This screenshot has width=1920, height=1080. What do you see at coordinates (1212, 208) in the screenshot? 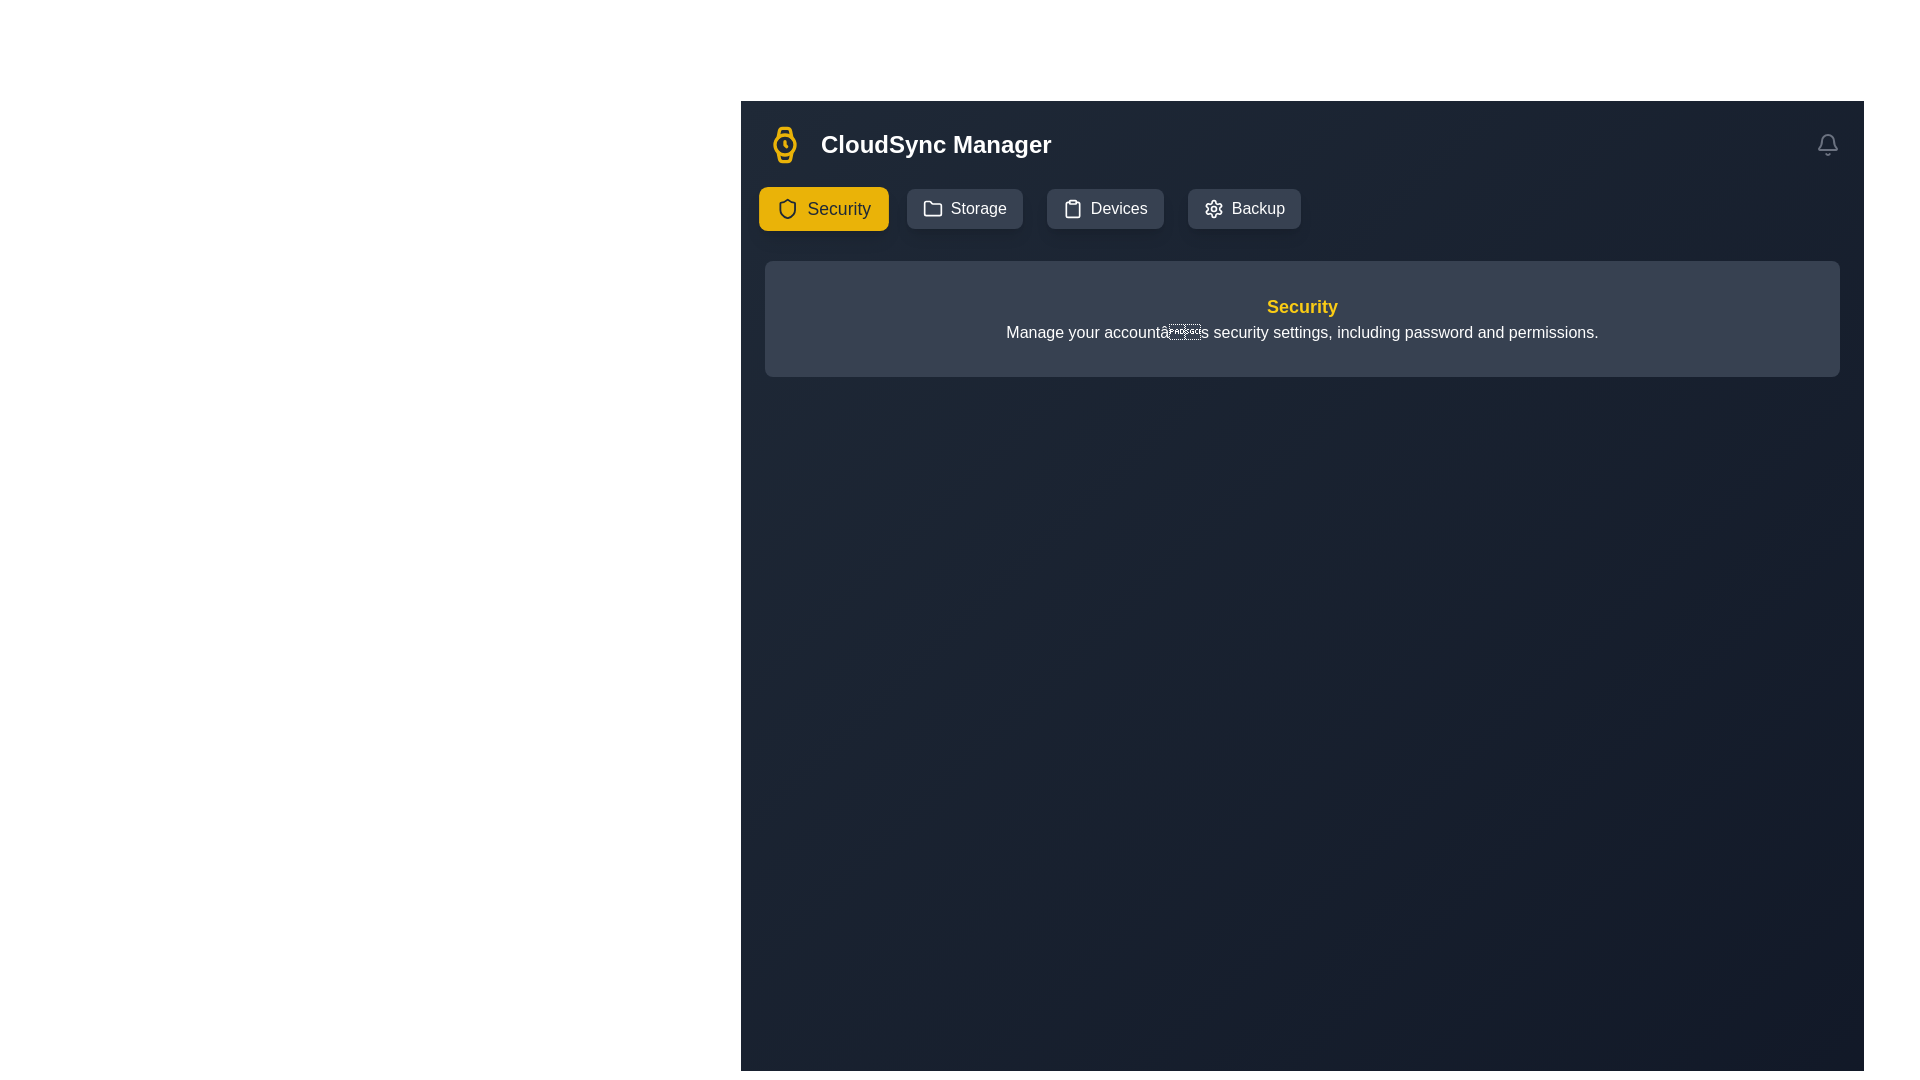
I see `the gear icon within the 'Backup' button located in the top navigation bar` at bounding box center [1212, 208].